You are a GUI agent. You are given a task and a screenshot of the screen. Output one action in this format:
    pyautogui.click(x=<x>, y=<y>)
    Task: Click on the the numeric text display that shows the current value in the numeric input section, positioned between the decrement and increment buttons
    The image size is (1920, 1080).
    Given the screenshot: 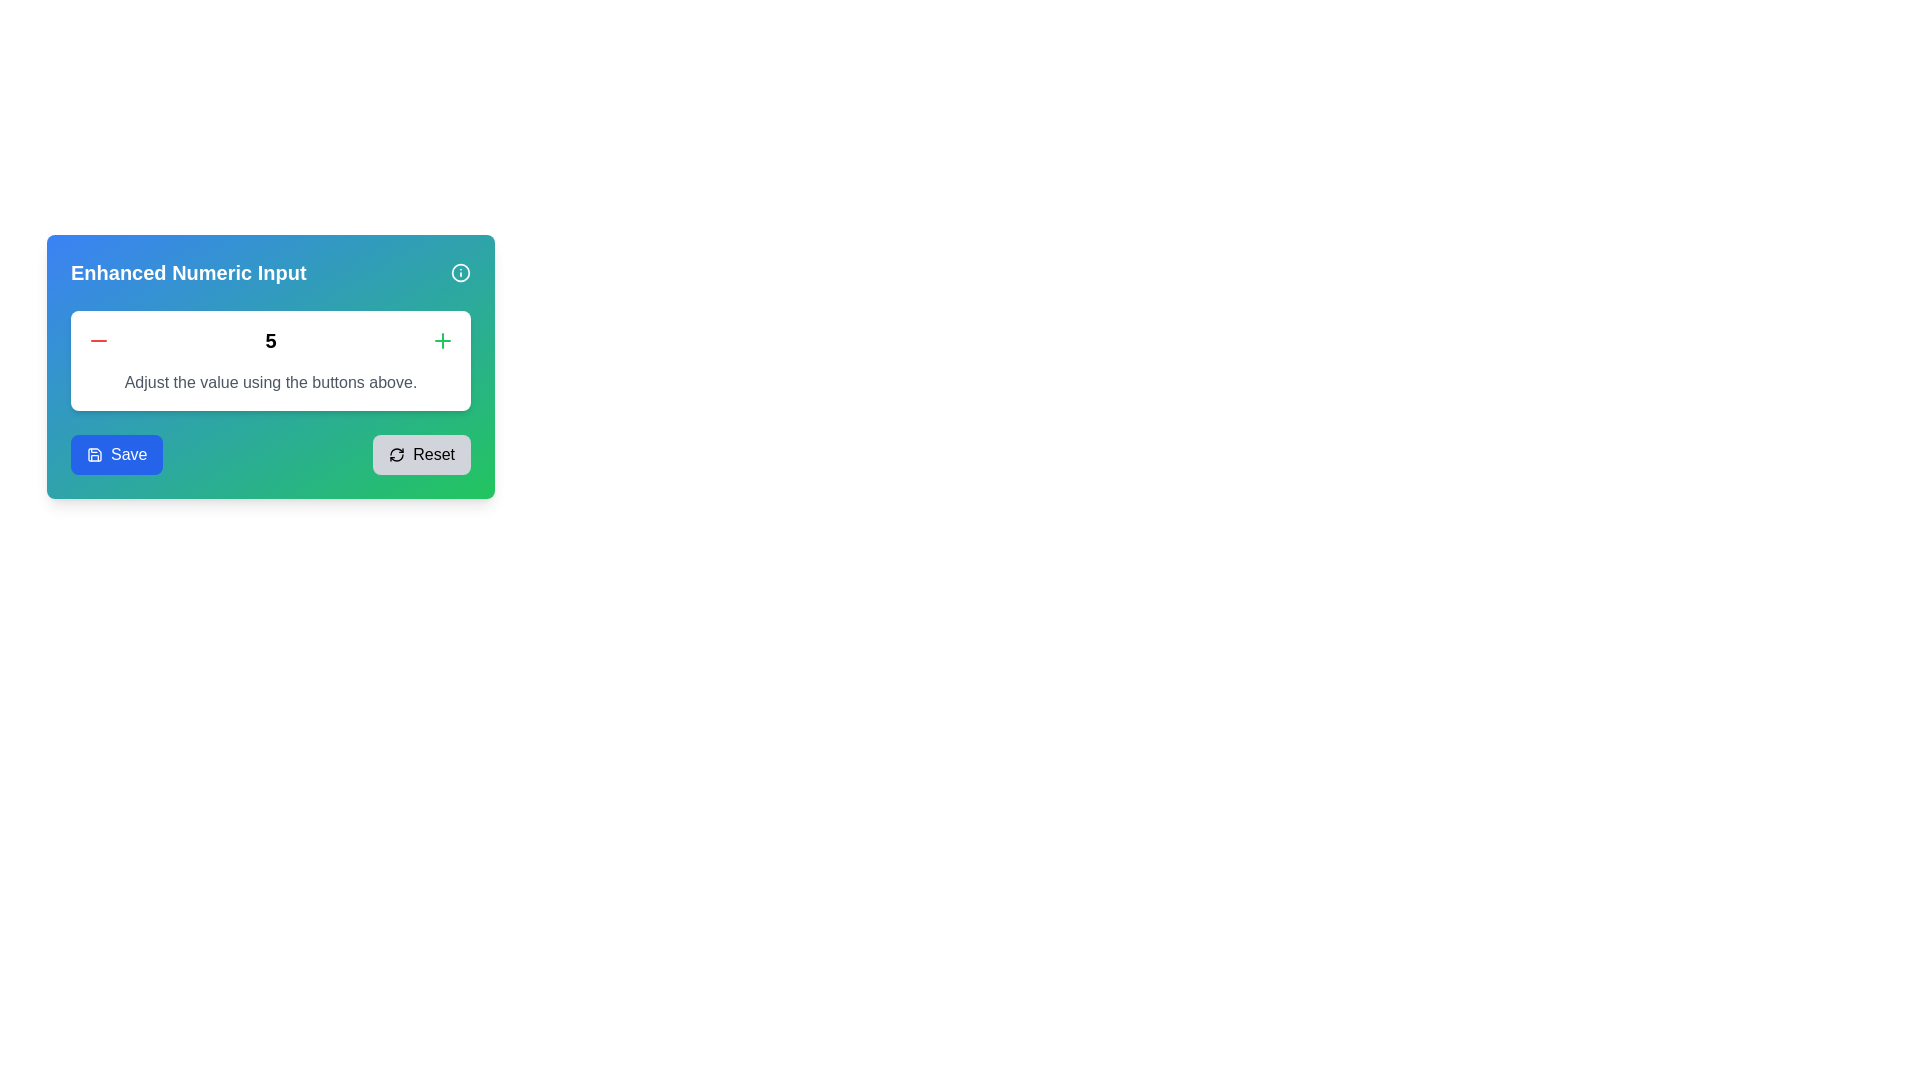 What is the action you would take?
    pyautogui.click(x=269, y=339)
    